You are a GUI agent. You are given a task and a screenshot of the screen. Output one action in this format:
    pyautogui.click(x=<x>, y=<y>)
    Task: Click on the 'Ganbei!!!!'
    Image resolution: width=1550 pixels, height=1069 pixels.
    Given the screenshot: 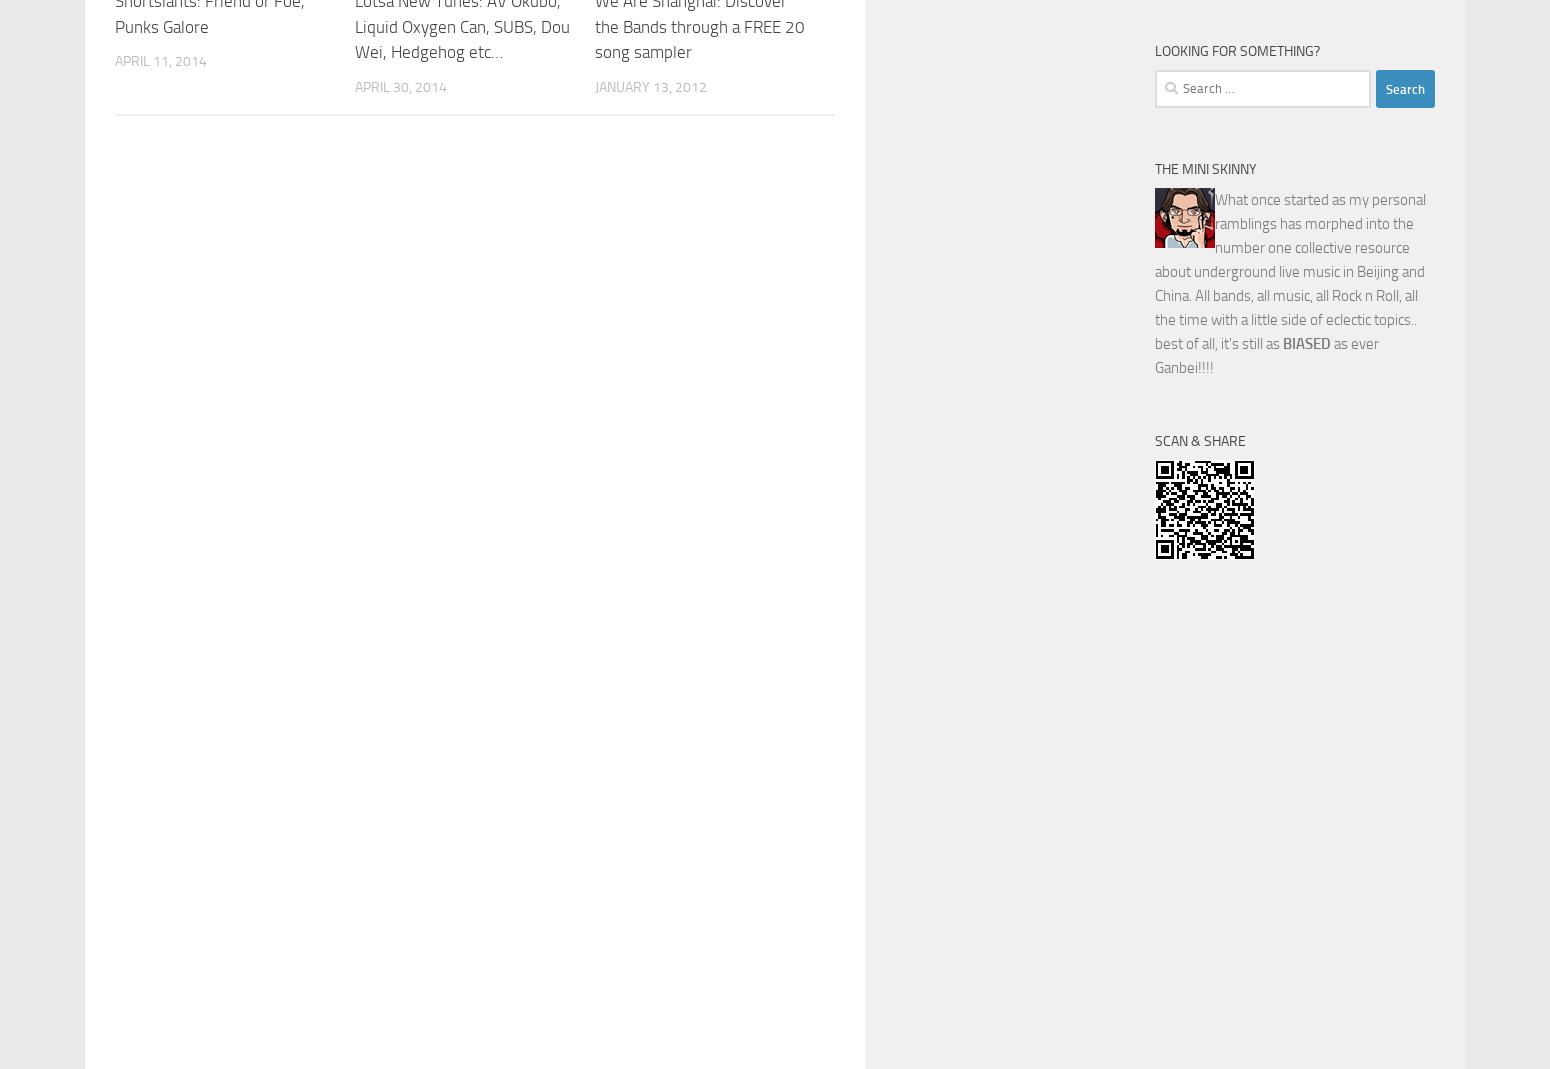 What is the action you would take?
    pyautogui.click(x=1154, y=367)
    